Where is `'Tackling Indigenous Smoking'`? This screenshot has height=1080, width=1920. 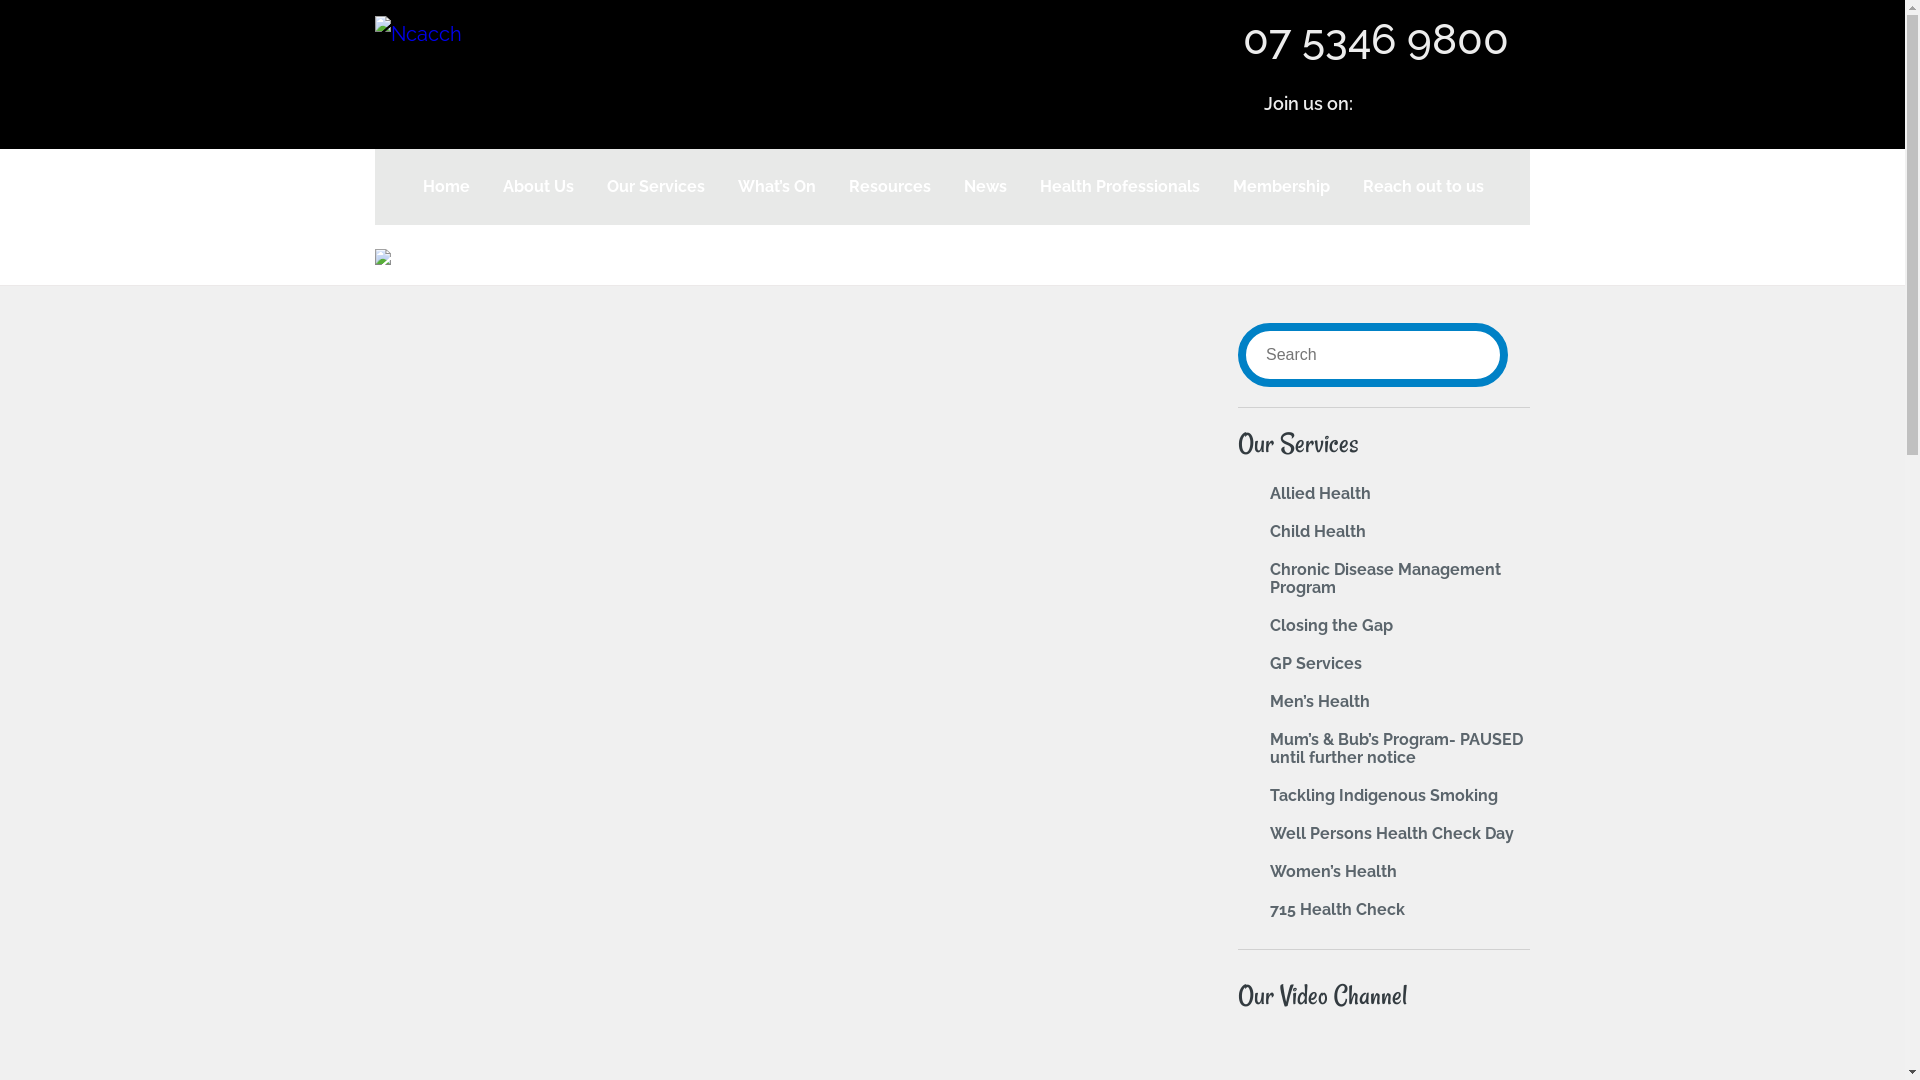
'Tackling Indigenous Smoking' is located at coordinates (1382, 794).